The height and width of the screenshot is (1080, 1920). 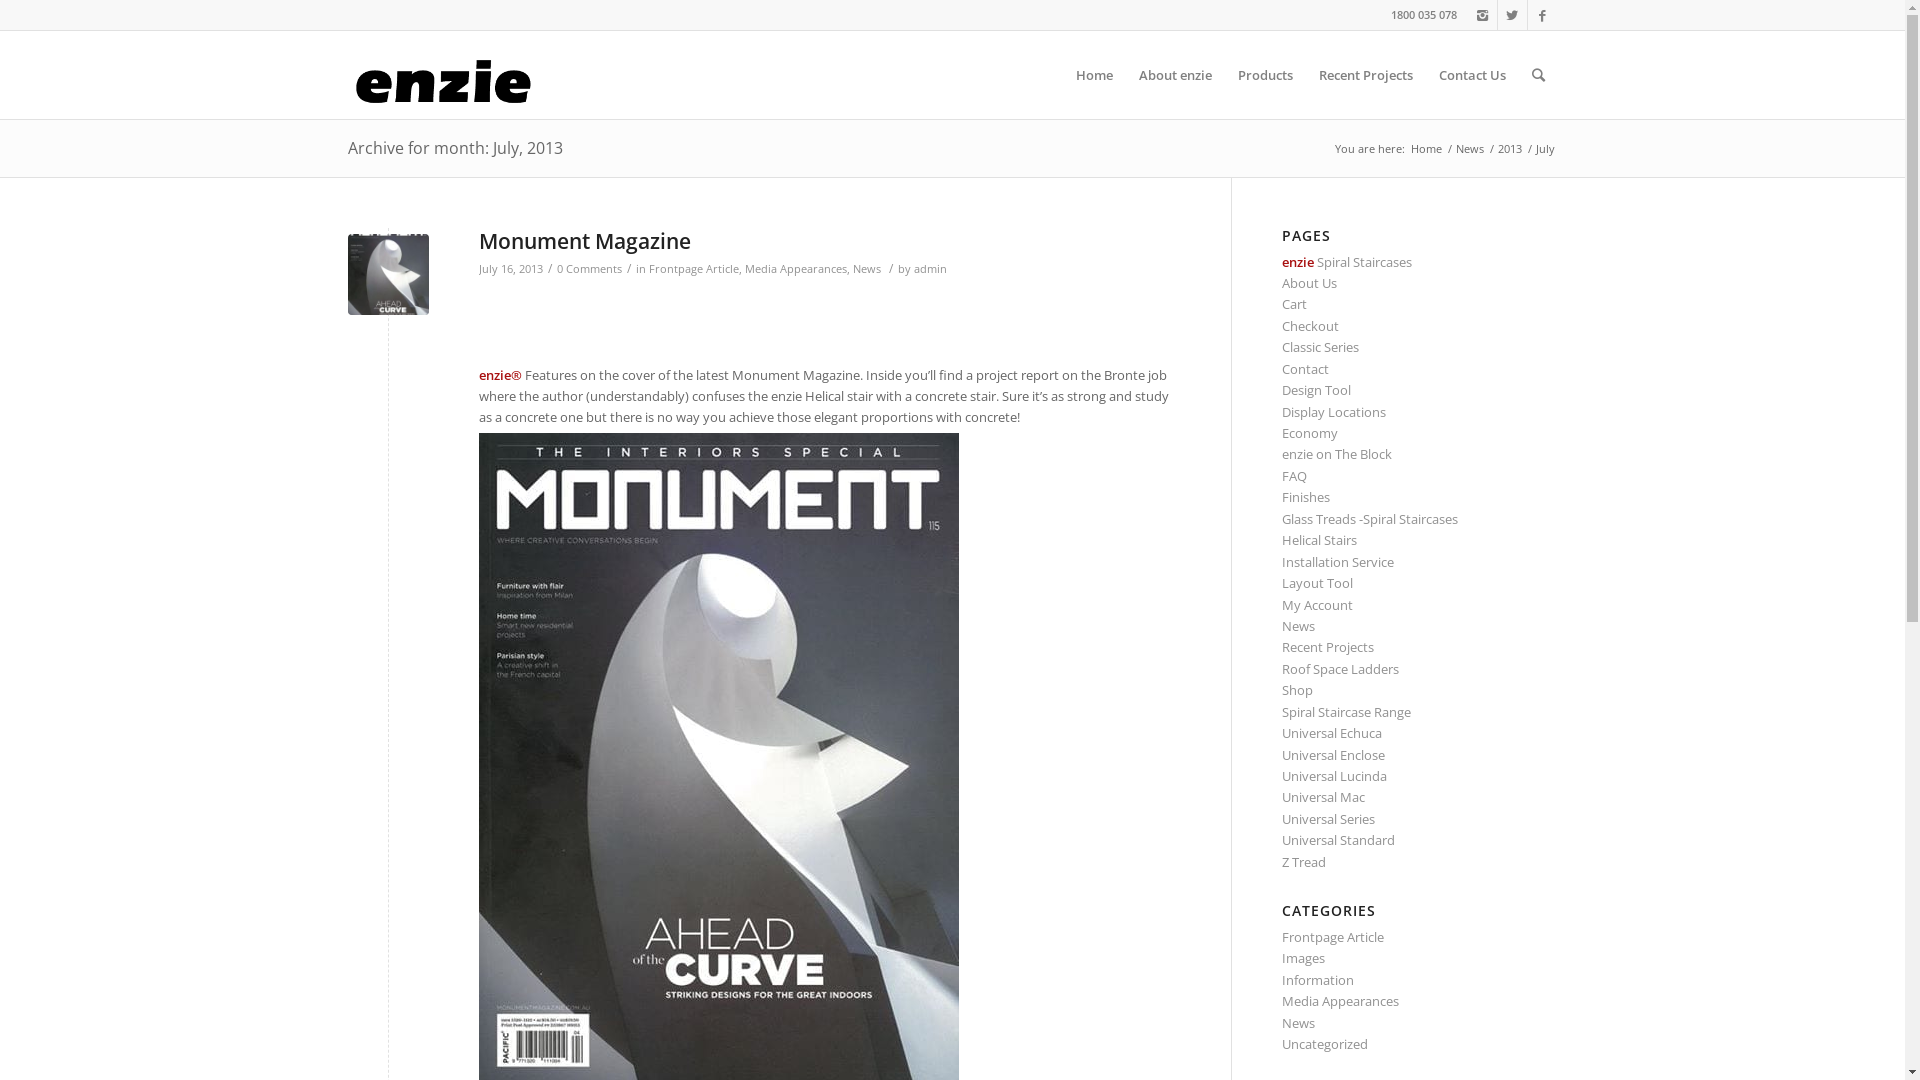 I want to click on '2013', so click(x=1508, y=147).